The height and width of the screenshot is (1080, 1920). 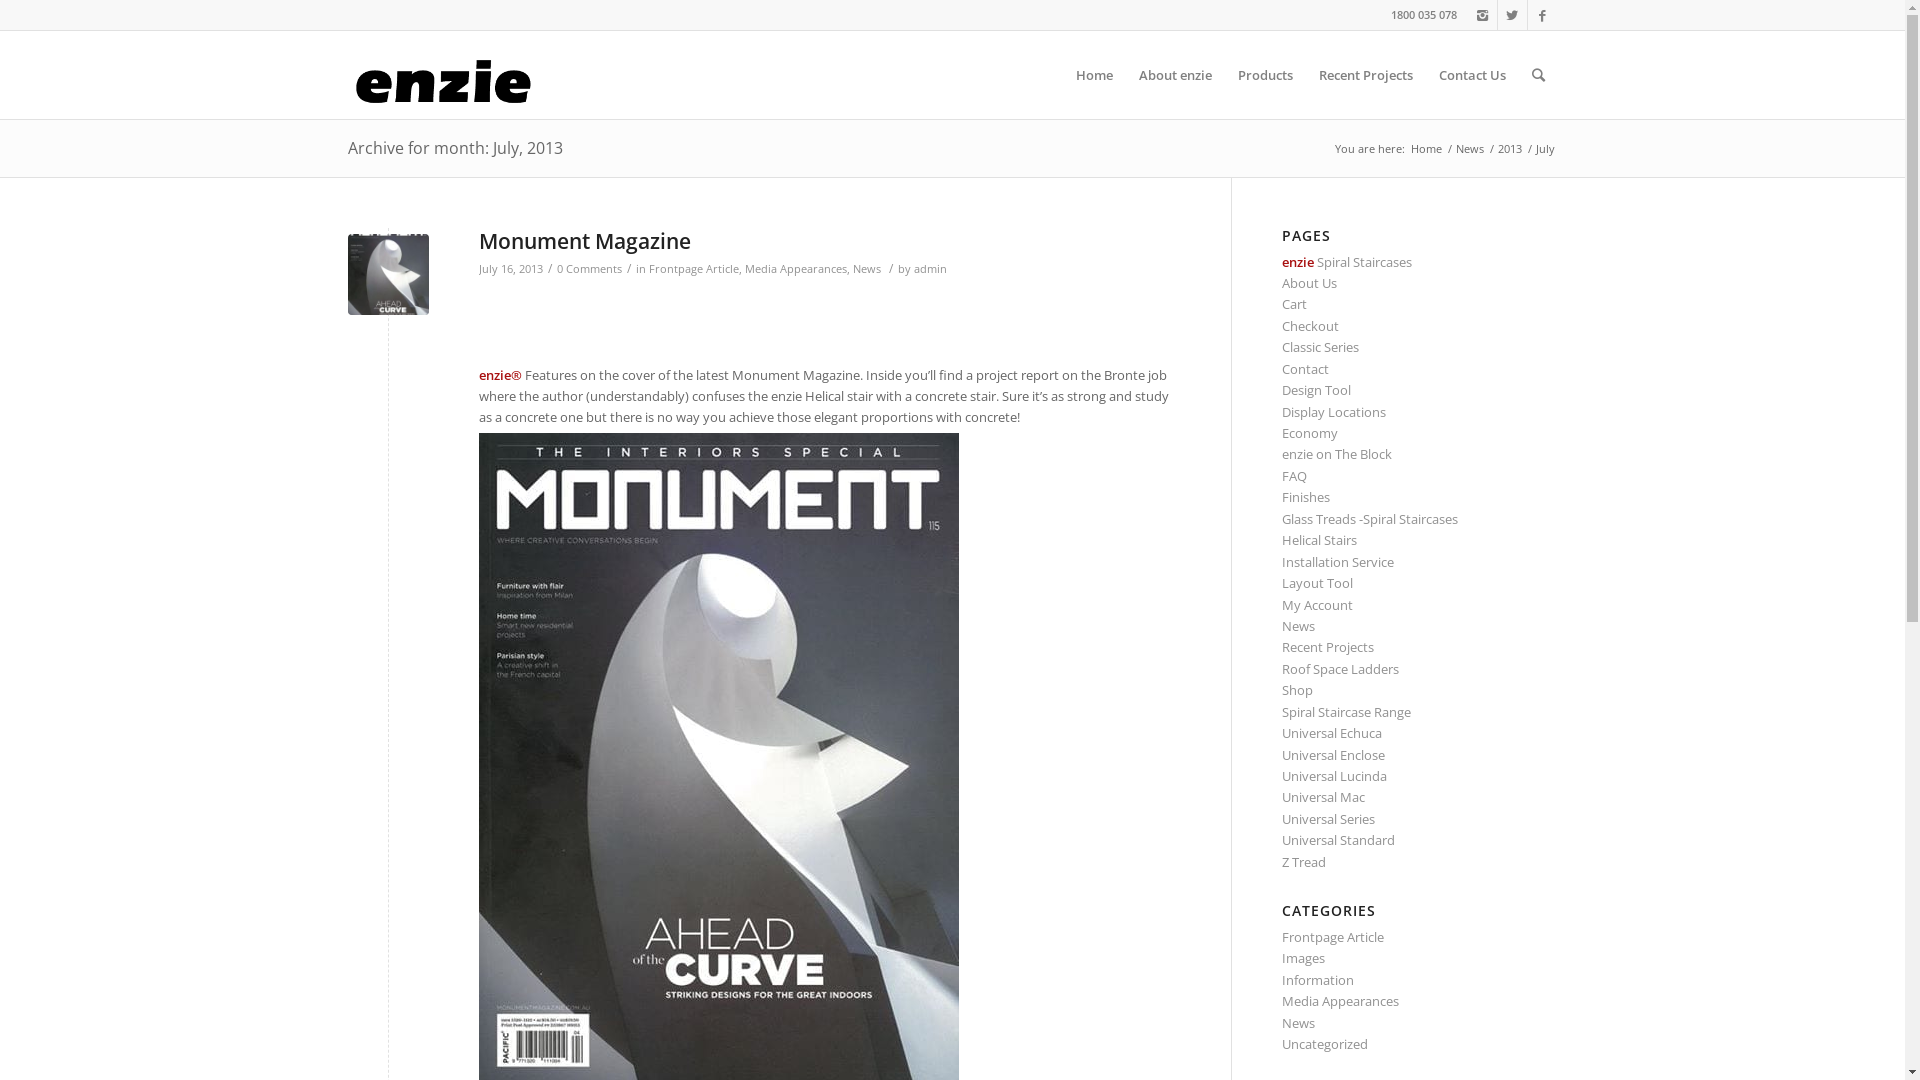 I want to click on '2013', so click(x=1508, y=147).